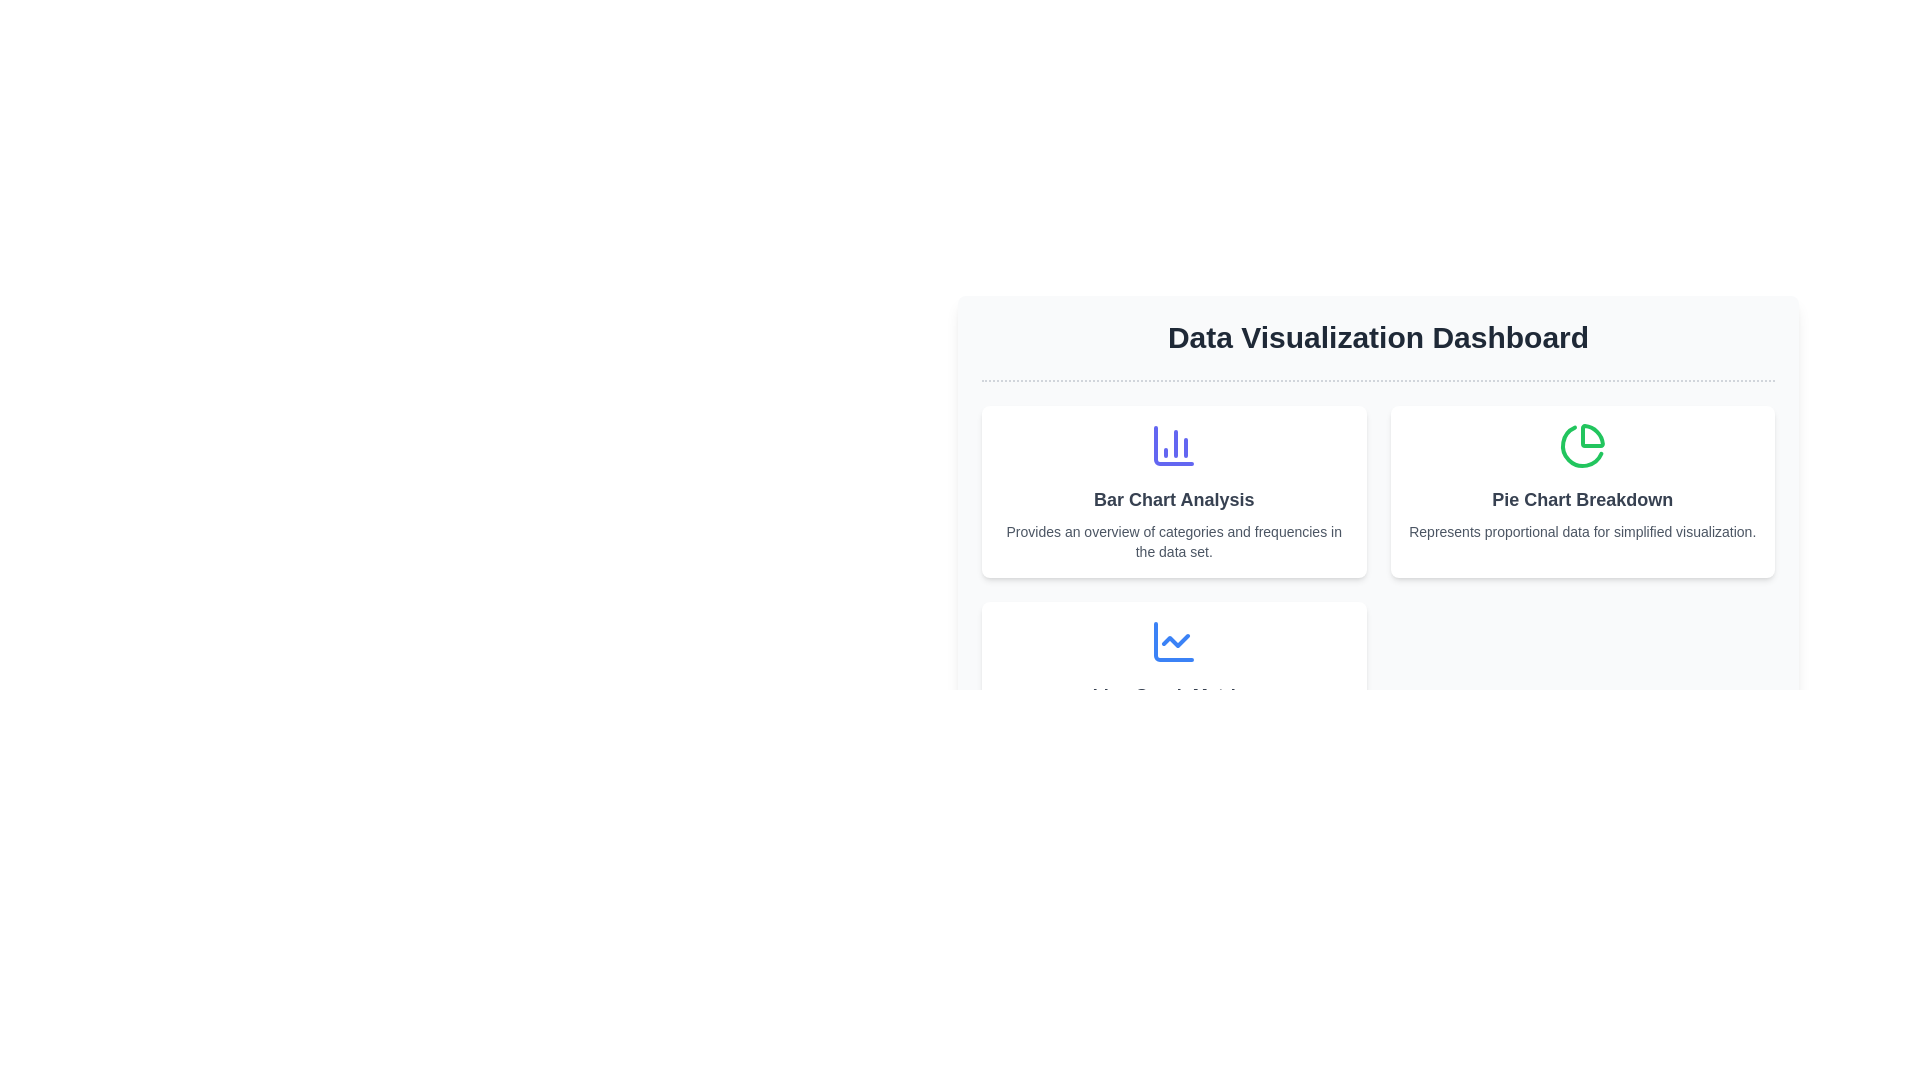  Describe the element at coordinates (1591, 434) in the screenshot. I see `the SVG graphical element representing a portion of the pie chart in the 'Pie Chart Breakdown' section of the user interface` at that location.